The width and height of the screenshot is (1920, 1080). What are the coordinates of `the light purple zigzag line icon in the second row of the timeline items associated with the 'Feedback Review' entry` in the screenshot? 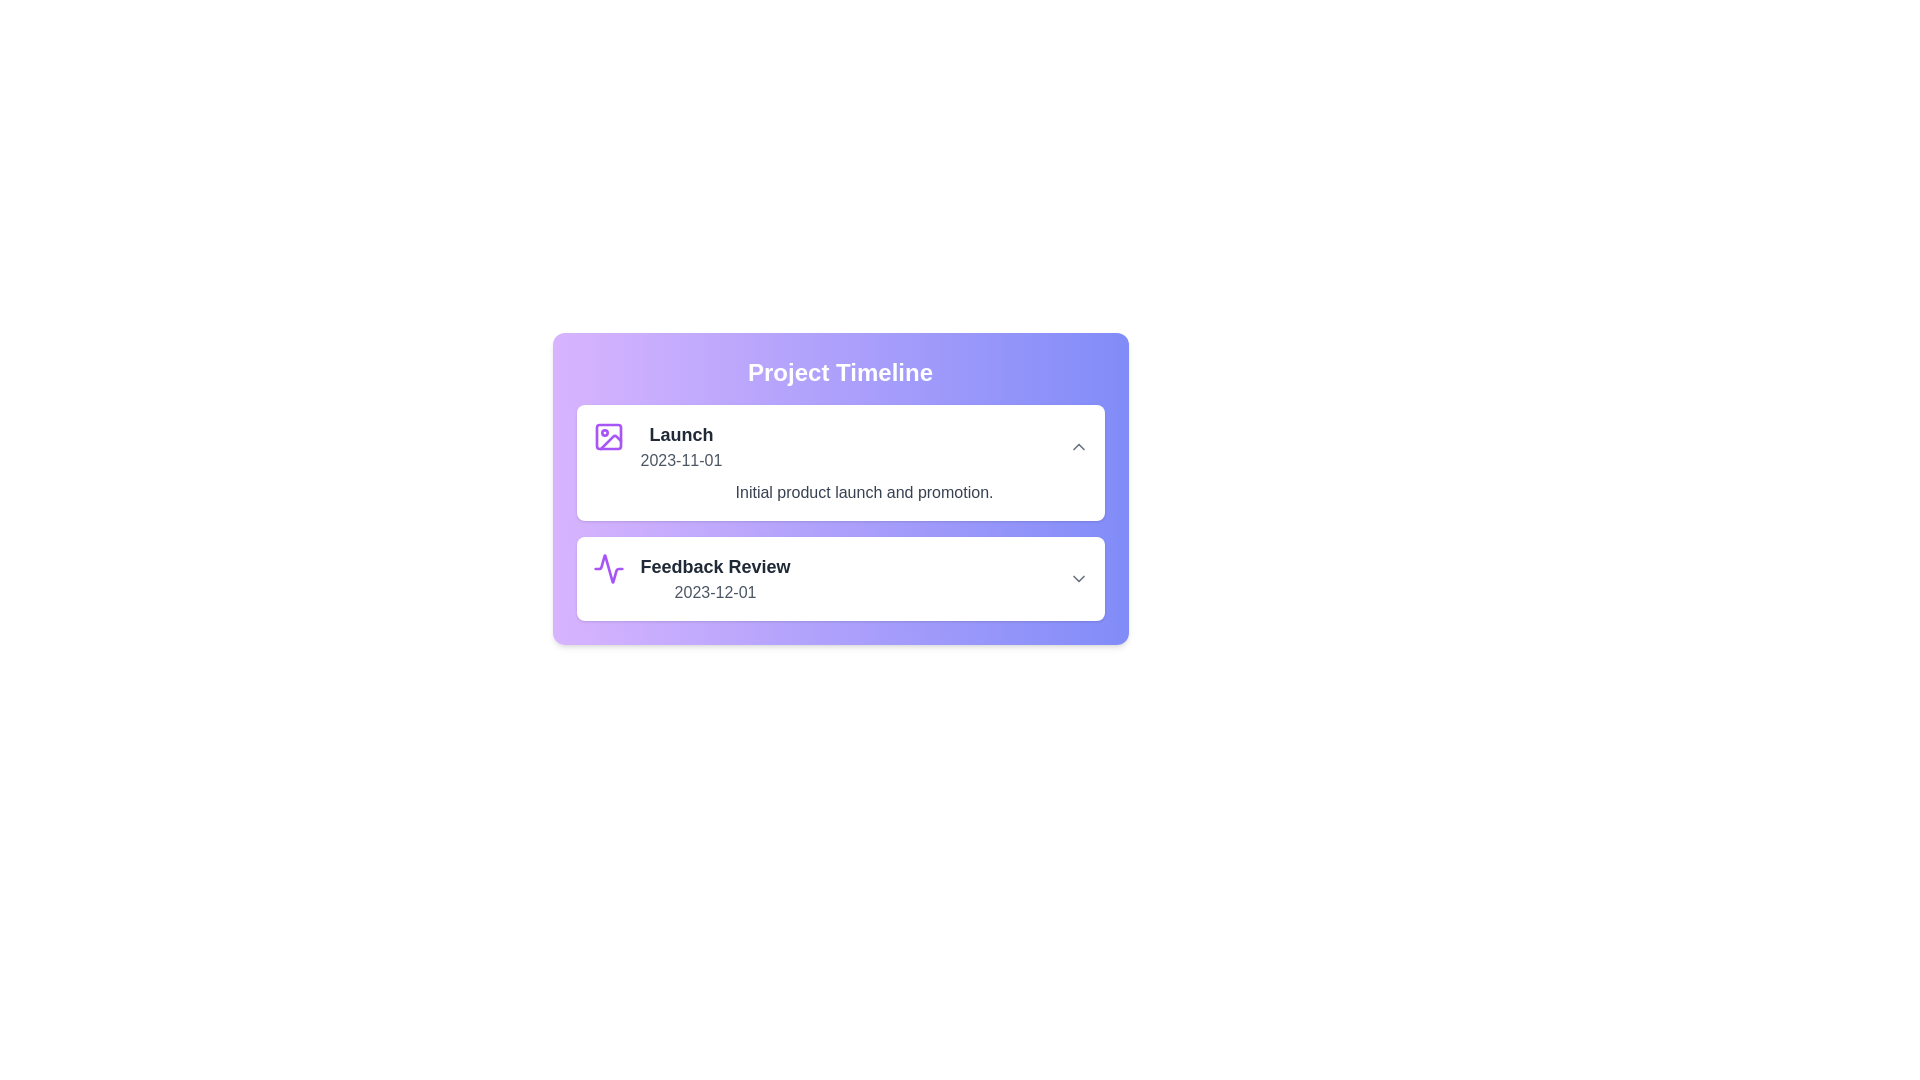 It's located at (607, 569).